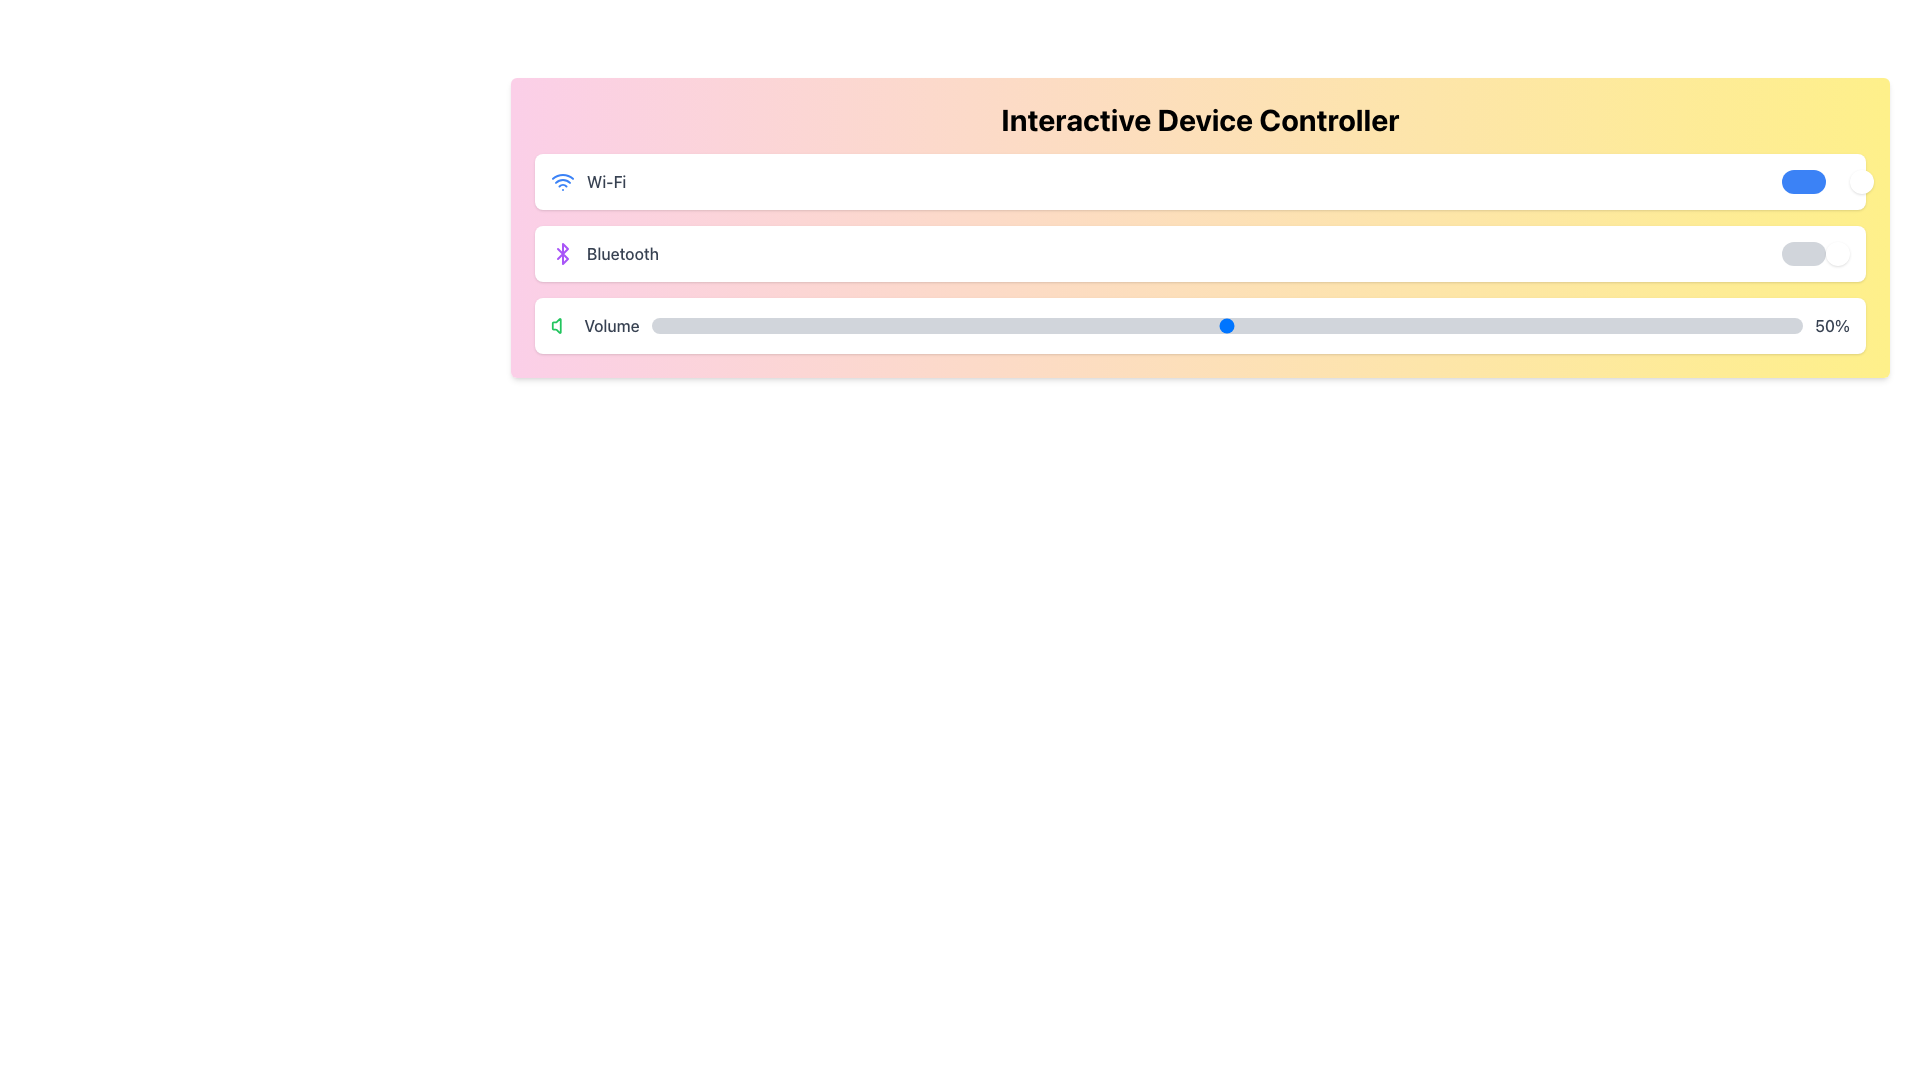 Image resolution: width=1920 pixels, height=1080 pixels. What do you see at coordinates (587, 181) in the screenshot?
I see `the Label with Icon that features a blue Wi-Fi icon on the left and the text 'Wi-Fi' styled in medium-weight gray font, located in the upper section of a card-like layout` at bounding box center [587, 181].